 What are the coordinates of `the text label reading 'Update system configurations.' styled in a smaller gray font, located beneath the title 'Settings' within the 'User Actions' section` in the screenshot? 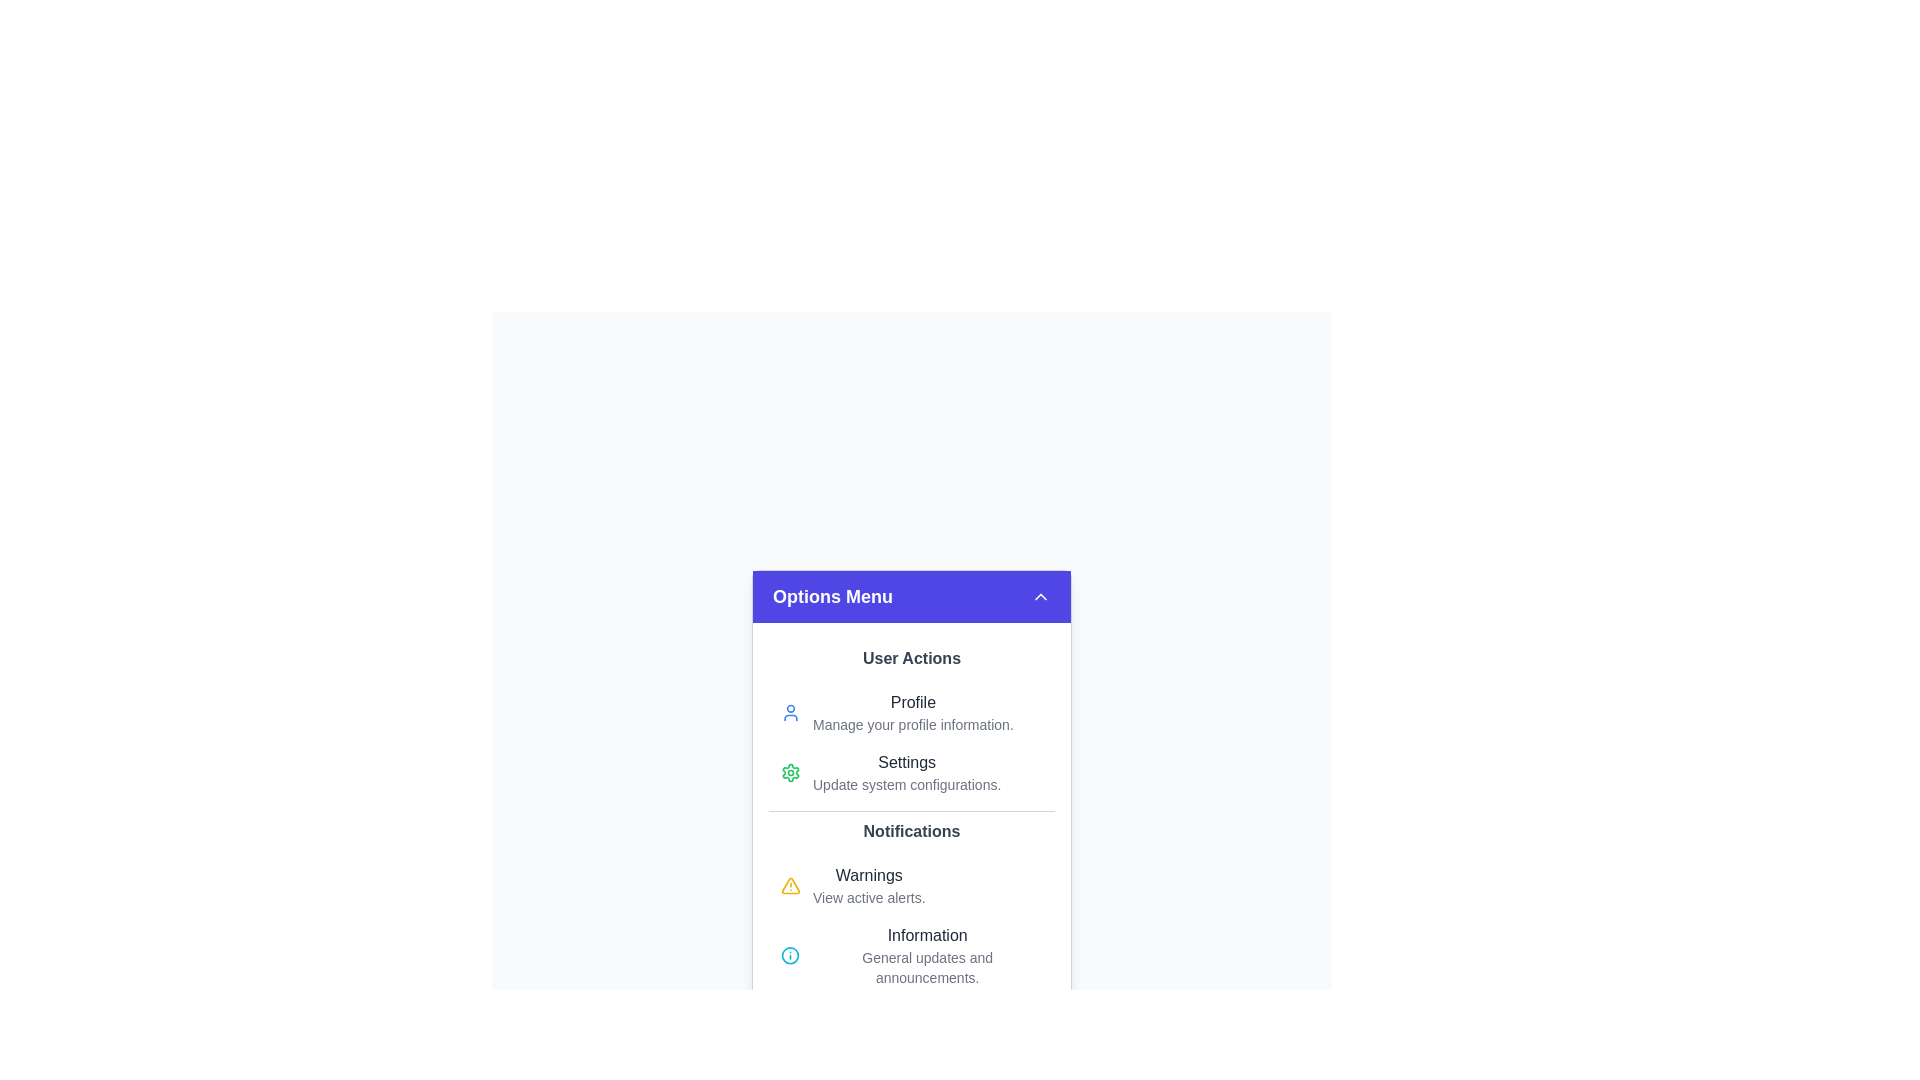 It's located at (906, 784).